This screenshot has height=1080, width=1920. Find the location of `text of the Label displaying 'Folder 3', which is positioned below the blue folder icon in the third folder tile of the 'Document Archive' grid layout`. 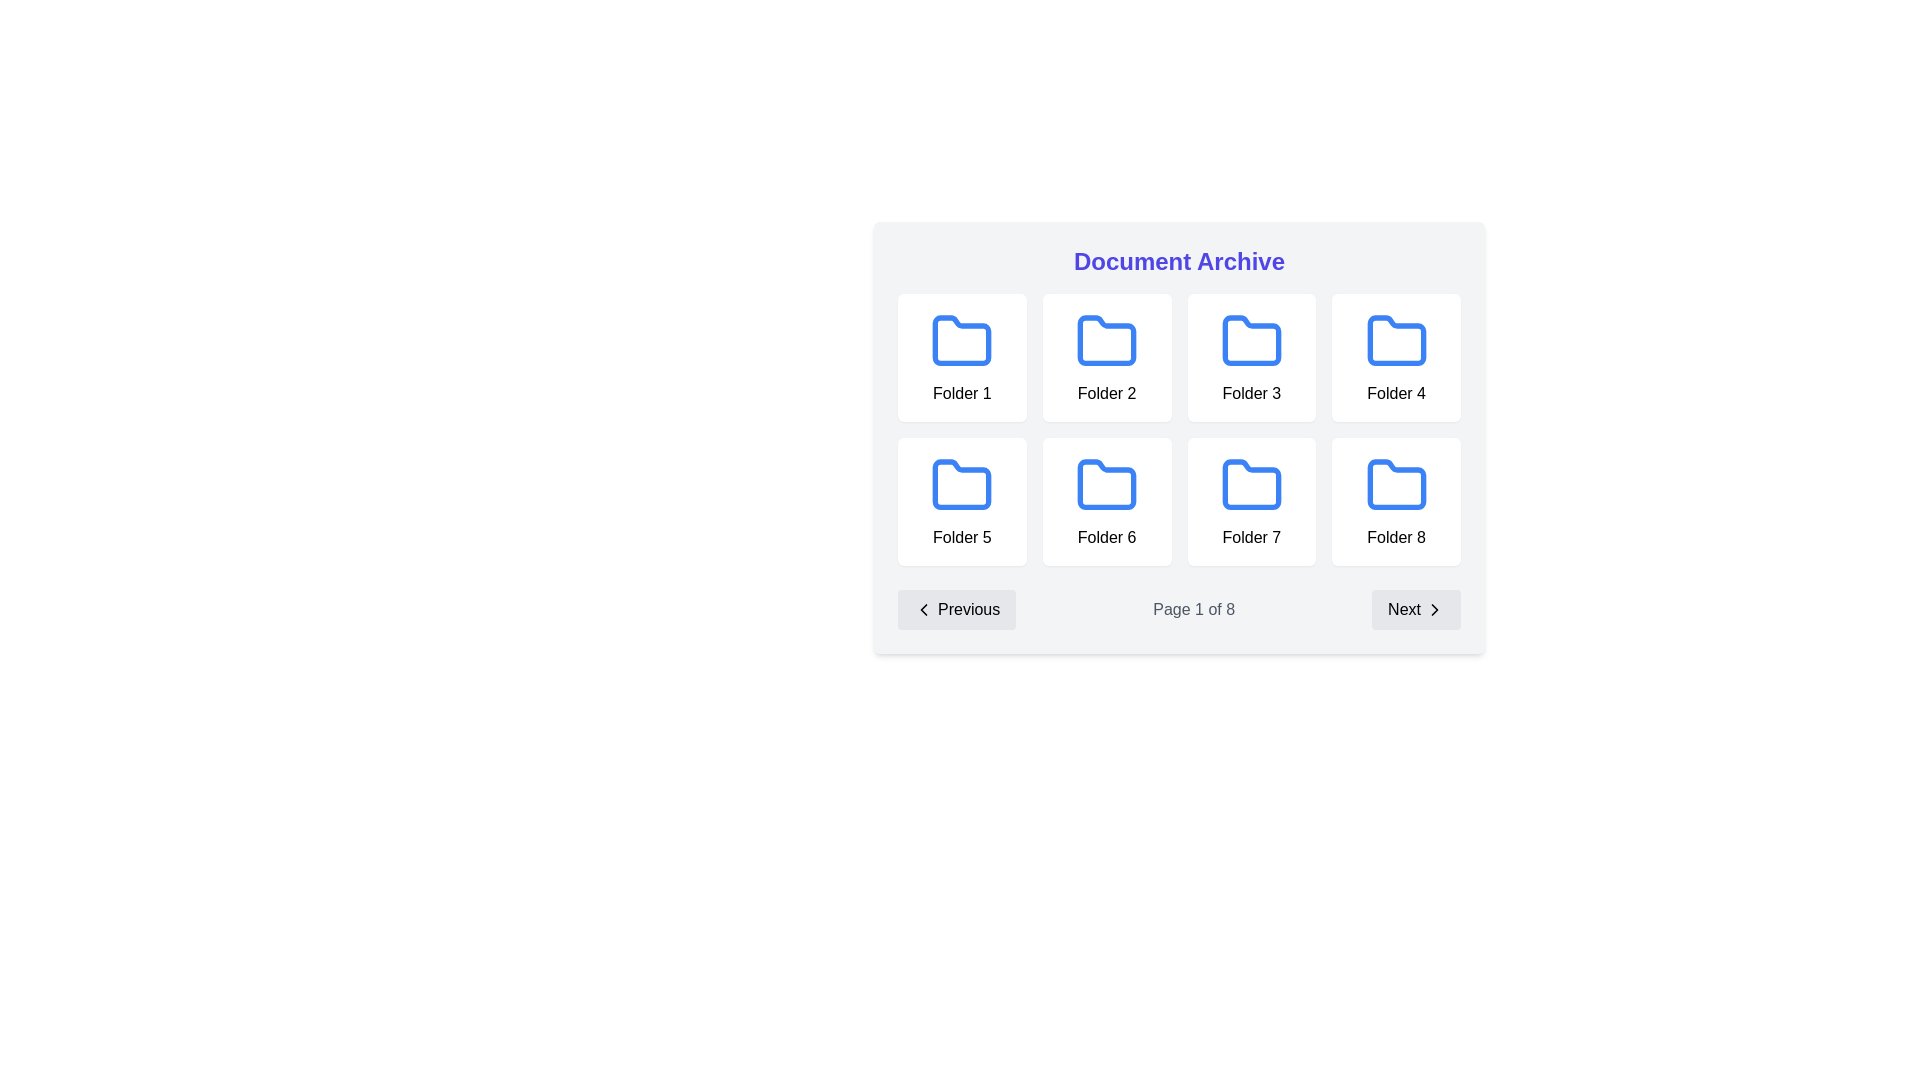

text of the Label displaying 'Folder 3', which is positioned below the blue folder icon in the third folder tile of the 'Document Archive' grid layout is located at coordinates (1250, 393).